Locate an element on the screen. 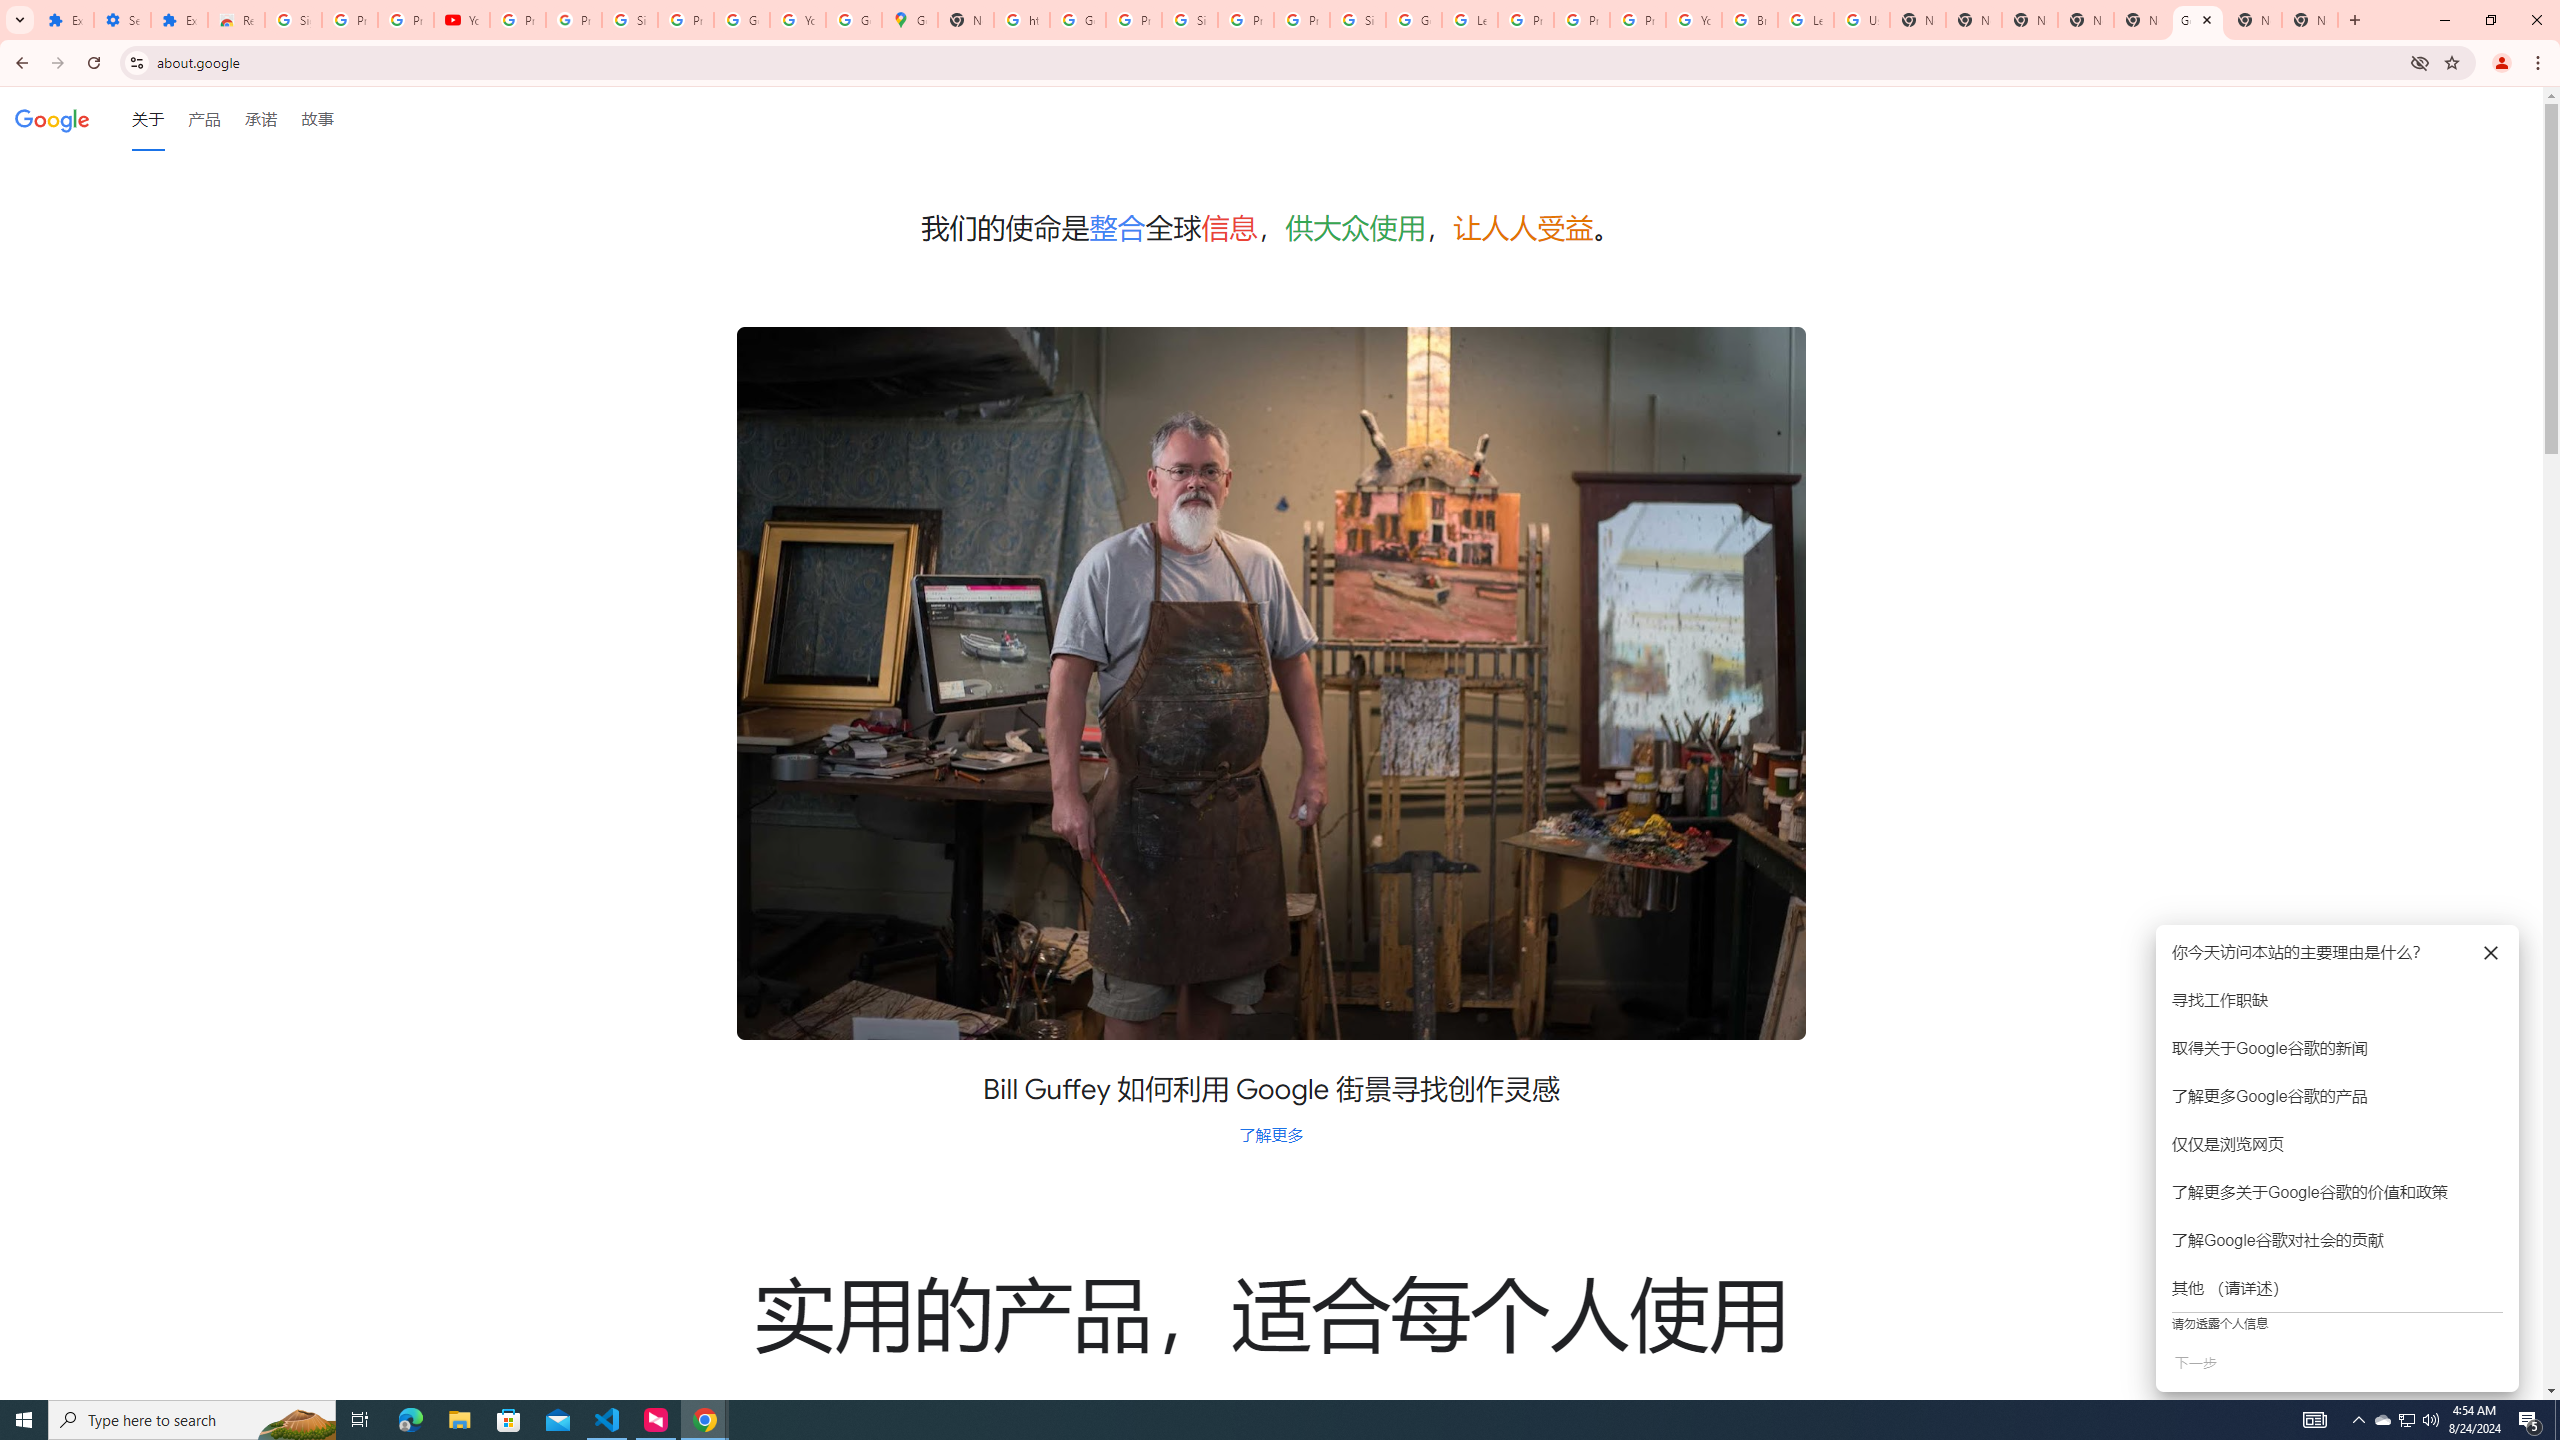 The height and width of the screenshot is (1440, 2560). 'https://scholar.google.com/' is located at coordinates (1022, 19).